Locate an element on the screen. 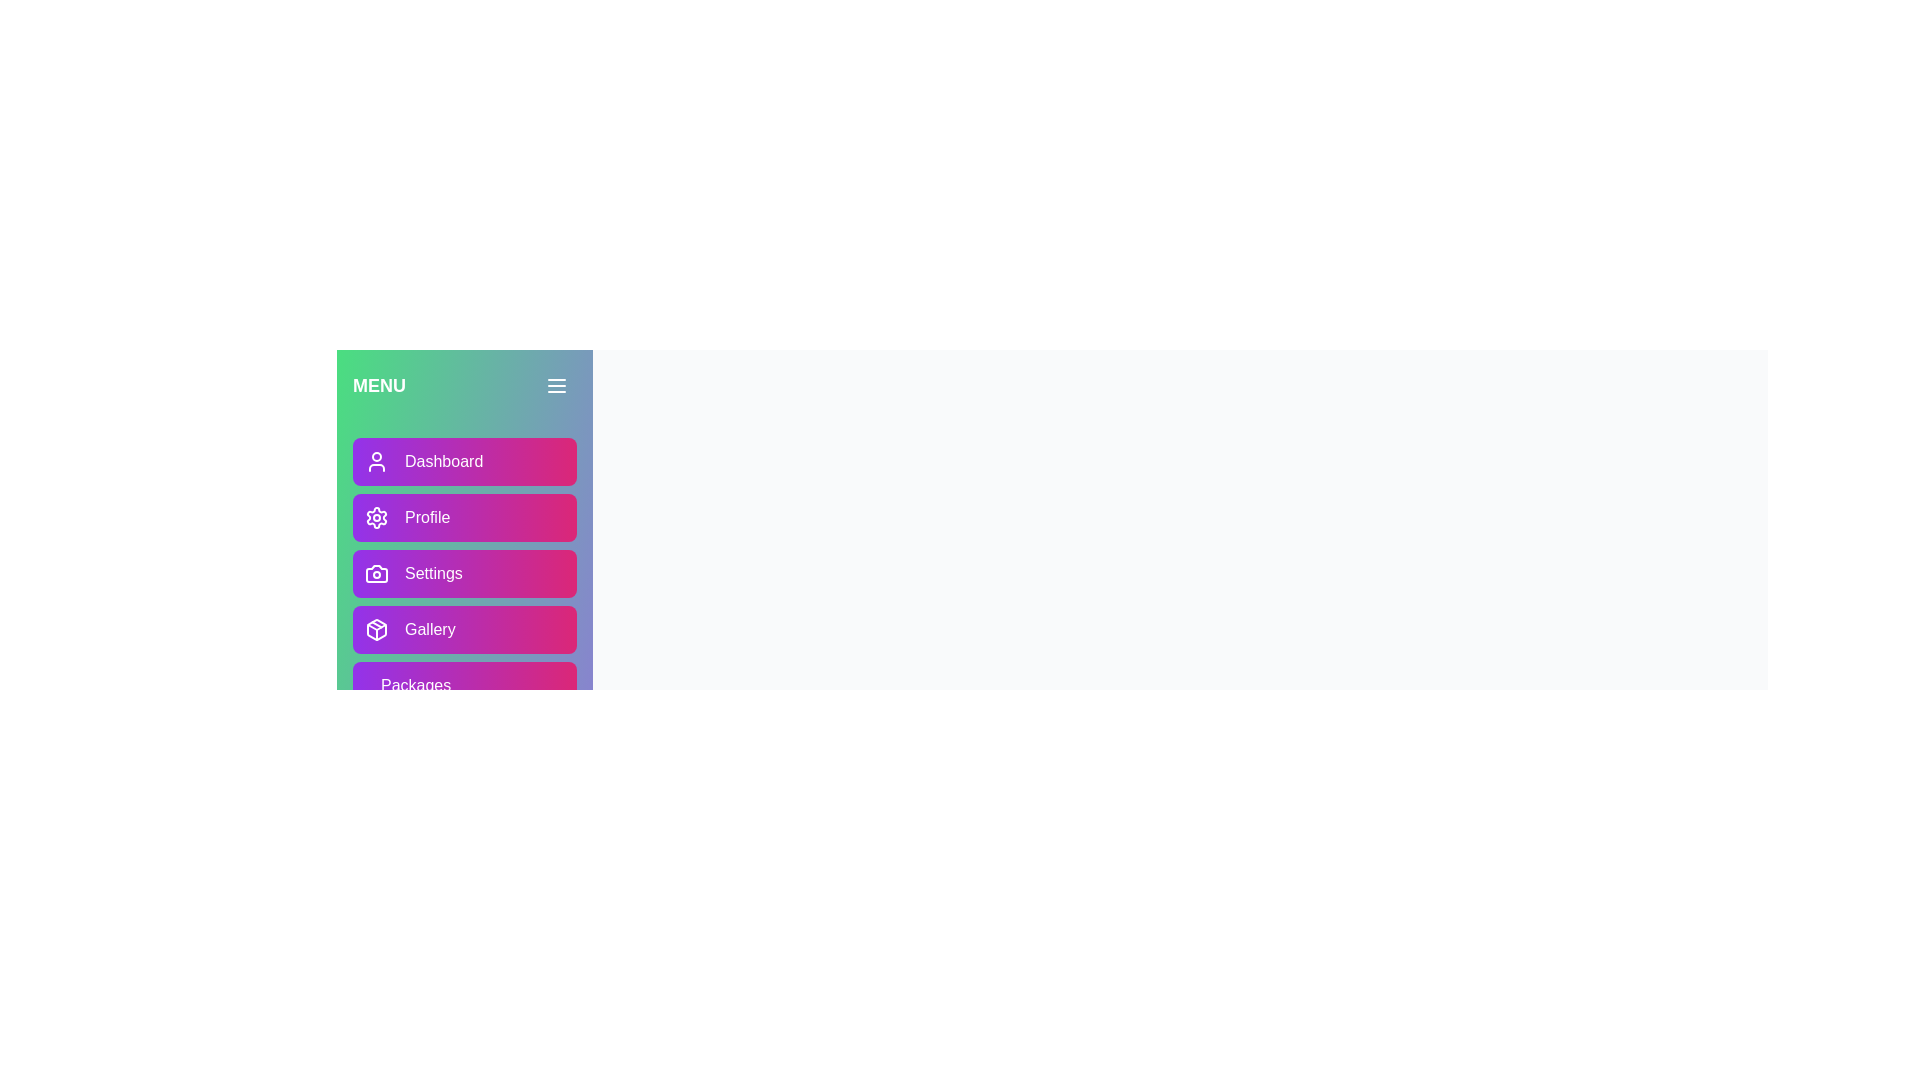 The image size is (1920, 1080). the 'Settings' button to navigate to the 'Settings' section is located at coordinates (464, 574).